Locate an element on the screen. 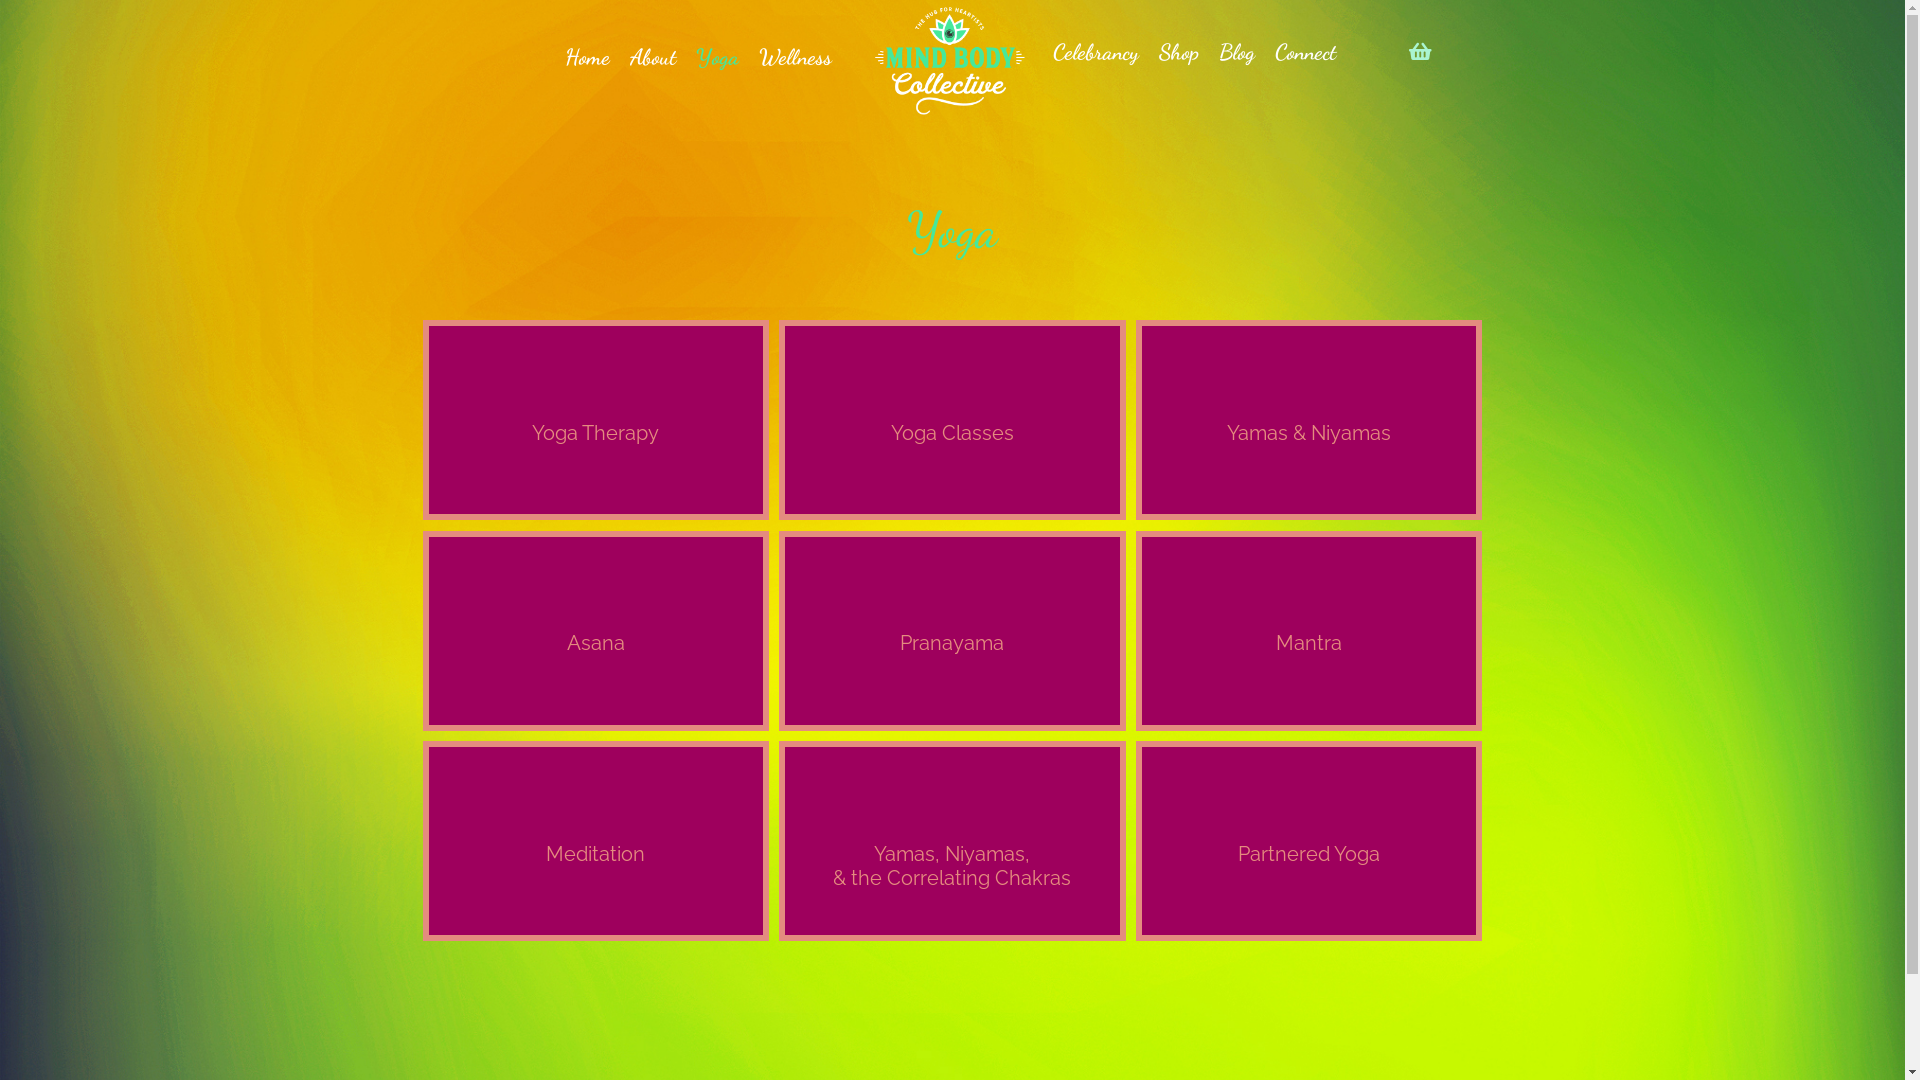 The image size is (1920, 1080). 'Mantra' is located at coordinates (1309, 631).